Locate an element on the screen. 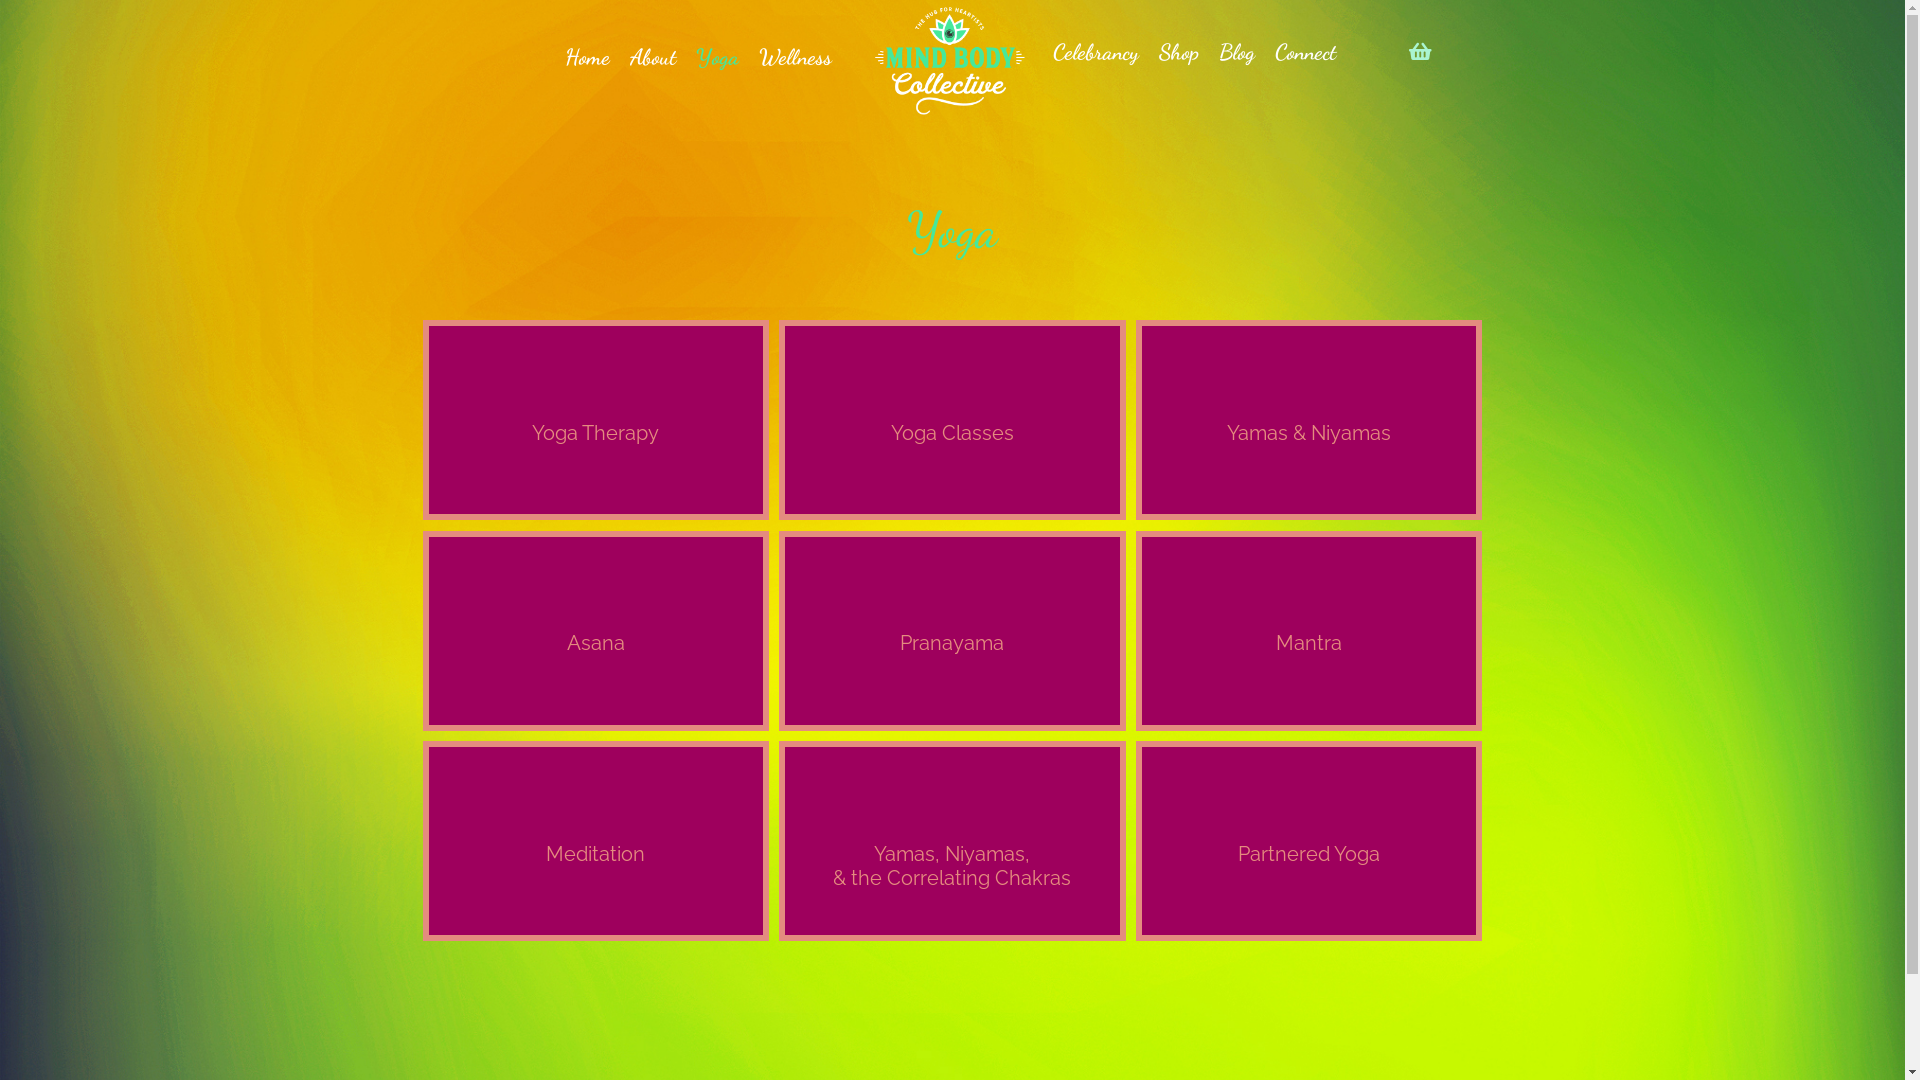 The image size is (1920, 1080). 'Mantra' is located at coordinates (1309, 631).